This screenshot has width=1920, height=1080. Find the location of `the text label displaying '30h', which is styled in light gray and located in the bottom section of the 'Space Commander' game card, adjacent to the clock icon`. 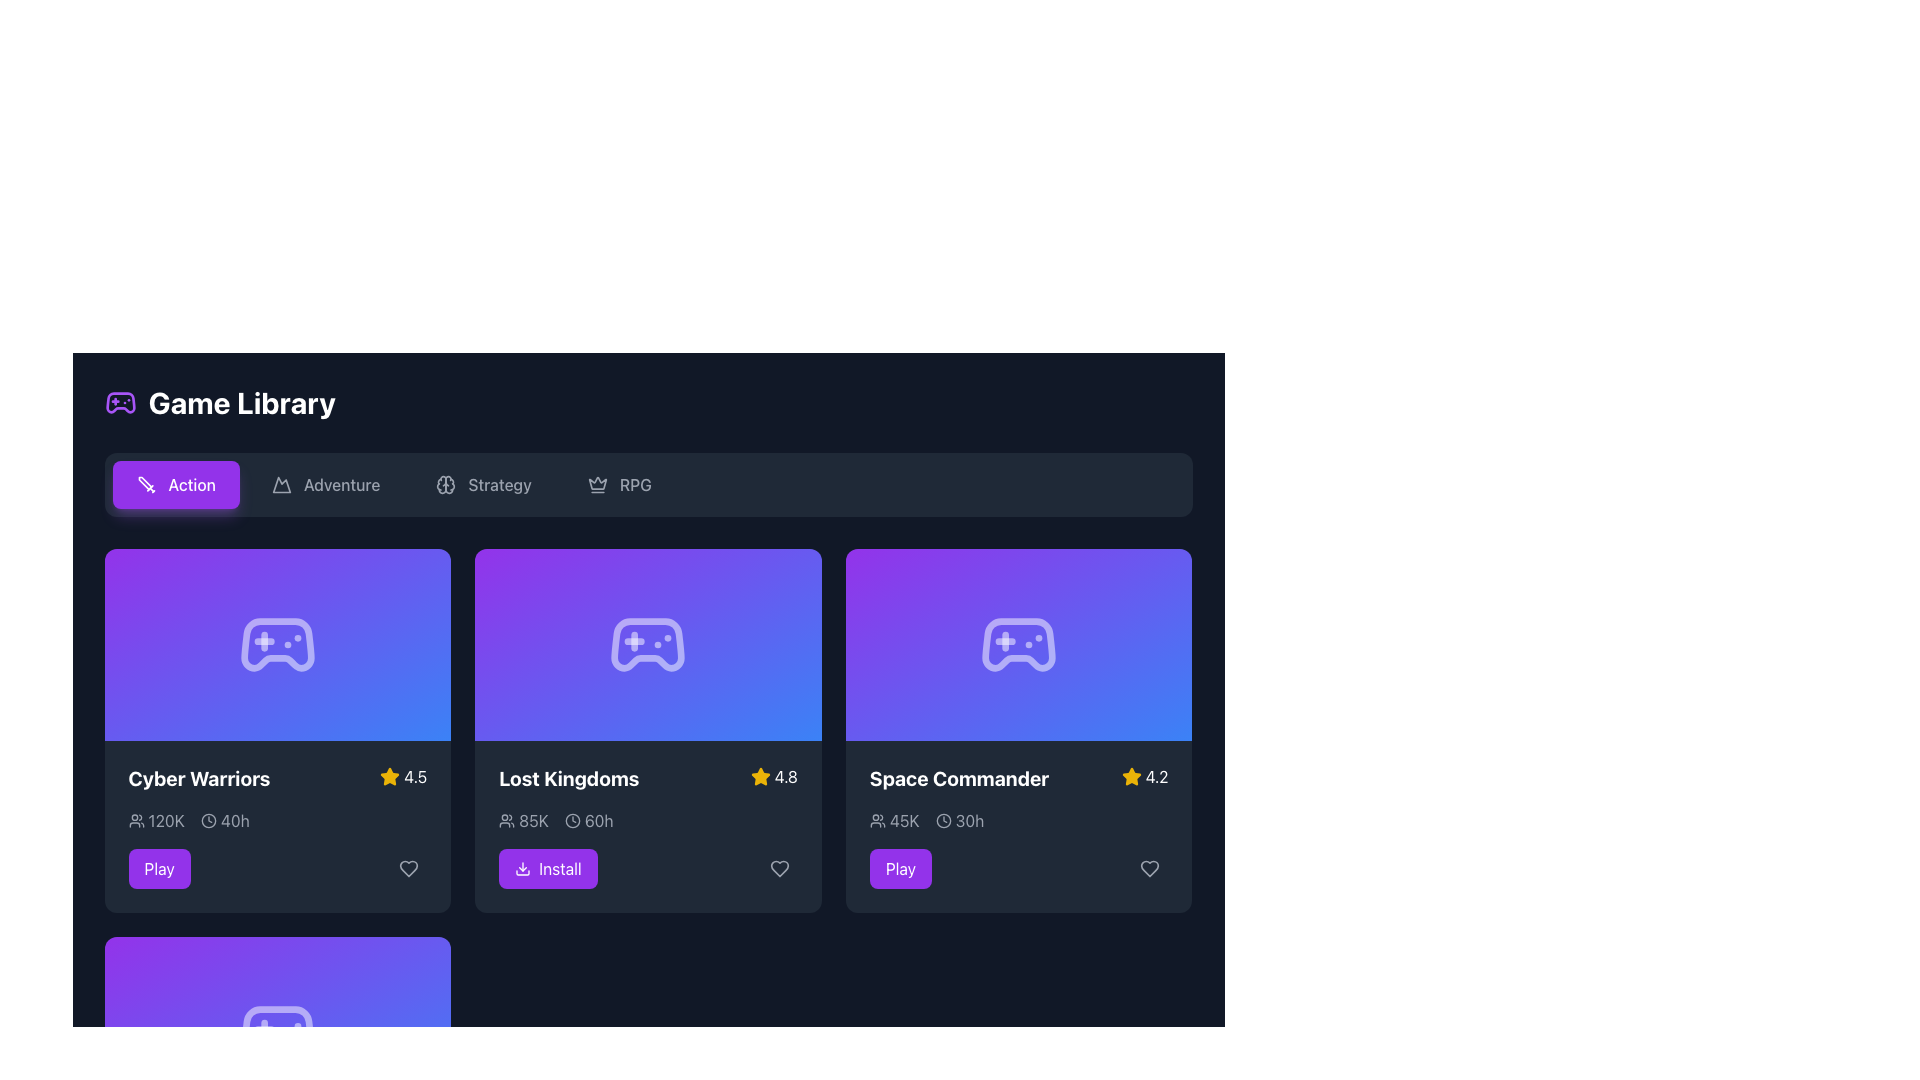

the text label displaying '30h', which is styled in light gray and located in the bottom section of the 'Space Commander' game card, adjacent to the clock icon is located at coordinates (969, 821).